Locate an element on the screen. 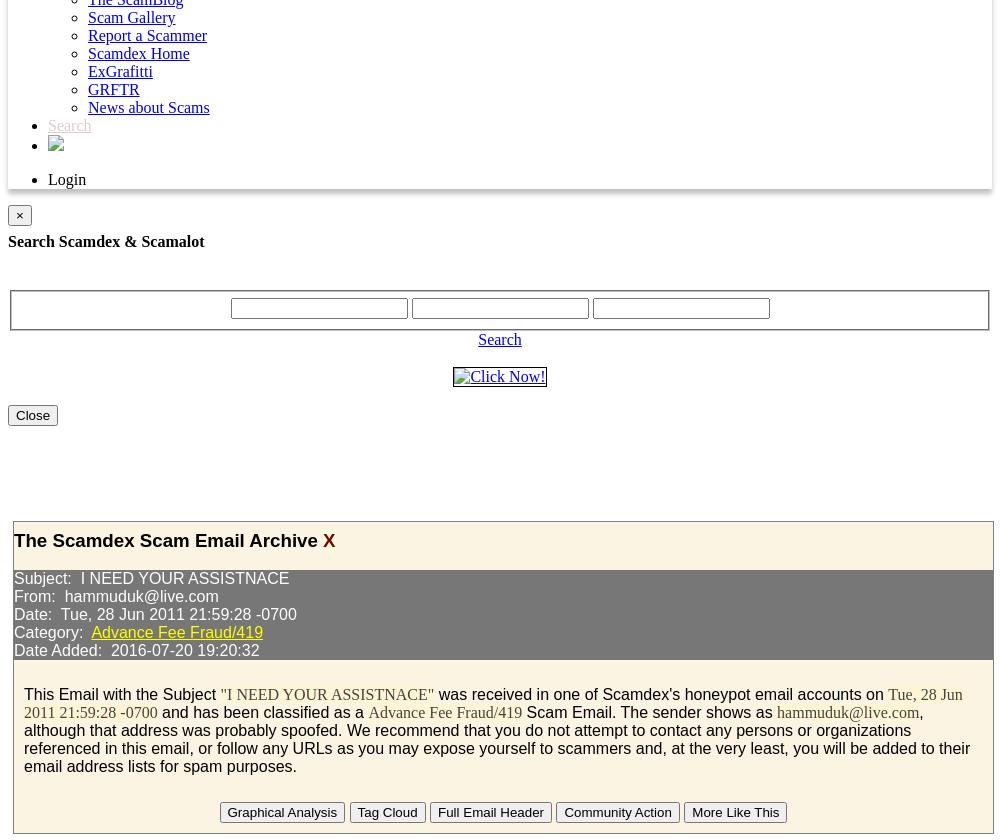  'Date:  Tue, 28 Jun 2011 21:59:28 -0700' is located at coordinates (155, 614).